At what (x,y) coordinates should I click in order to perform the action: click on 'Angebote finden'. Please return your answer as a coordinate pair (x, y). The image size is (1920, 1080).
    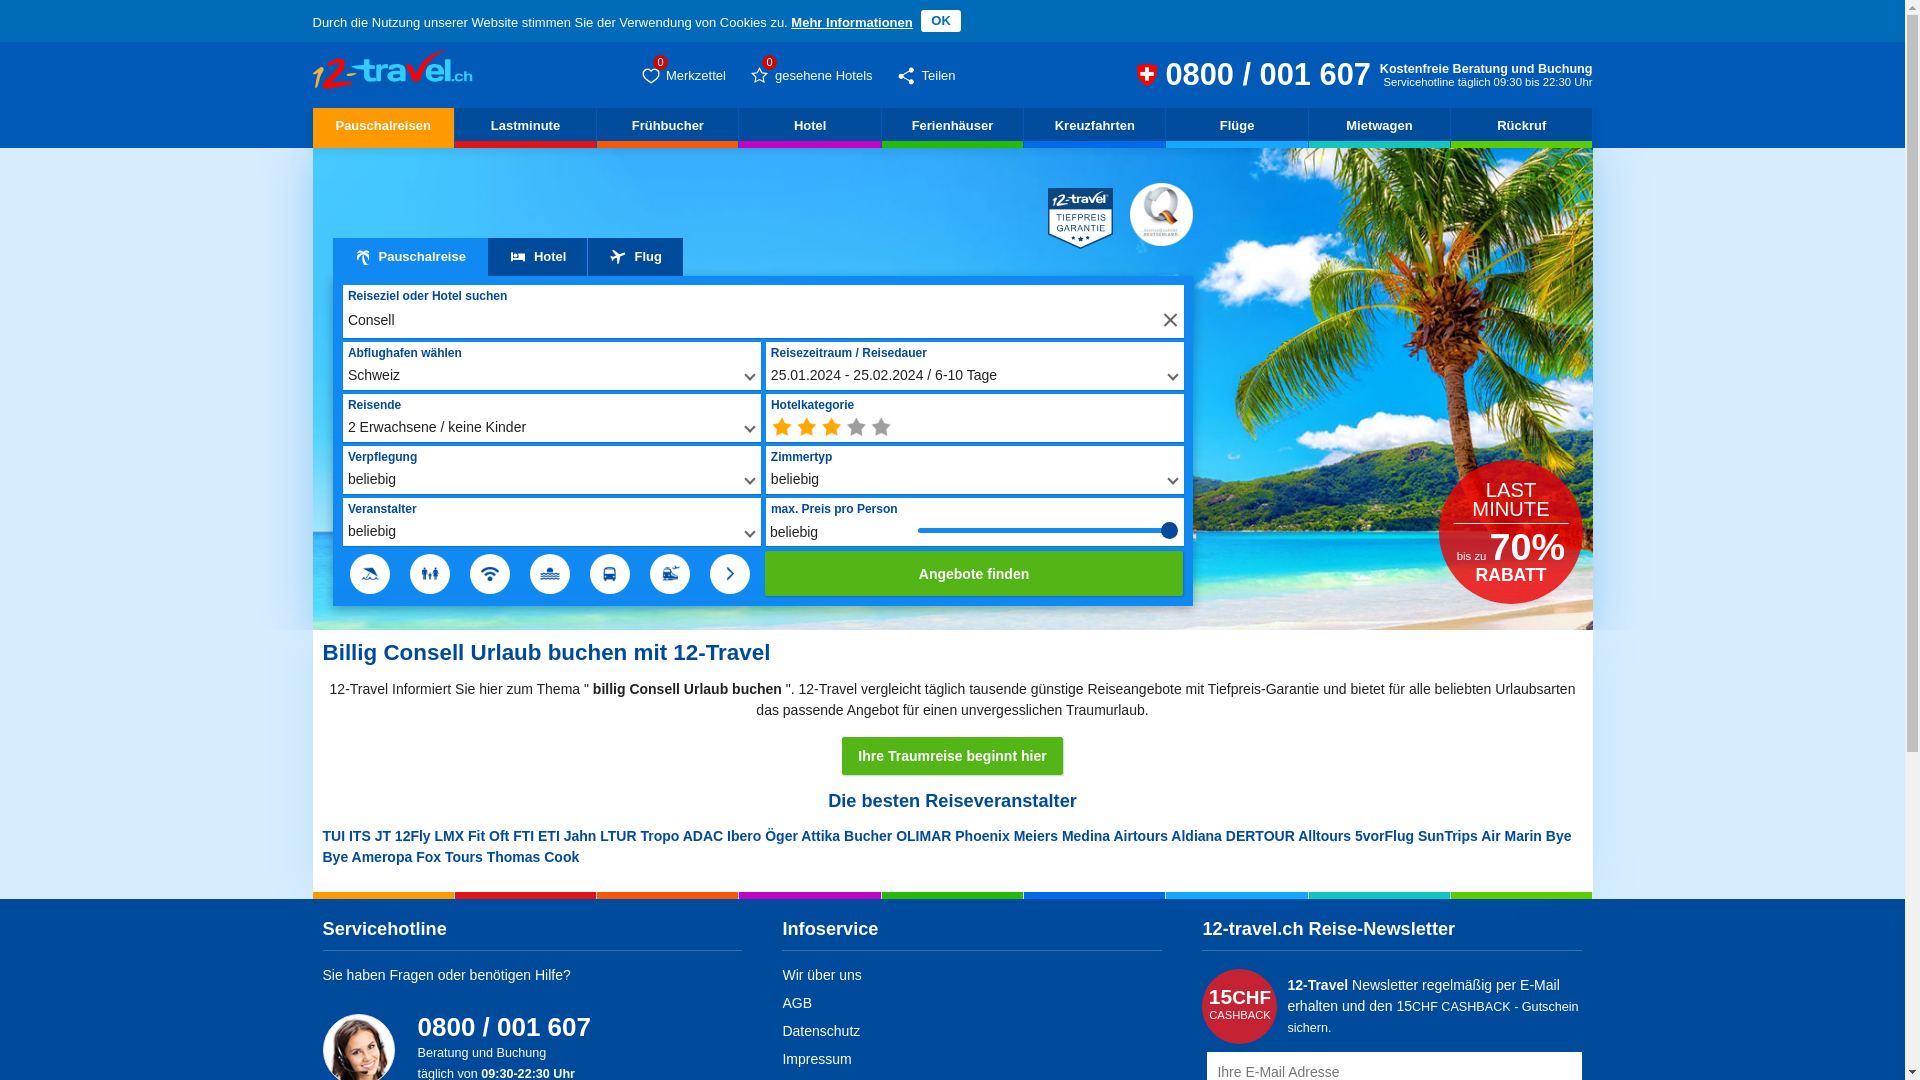
    Looking at the image, I should click on (974, 573).